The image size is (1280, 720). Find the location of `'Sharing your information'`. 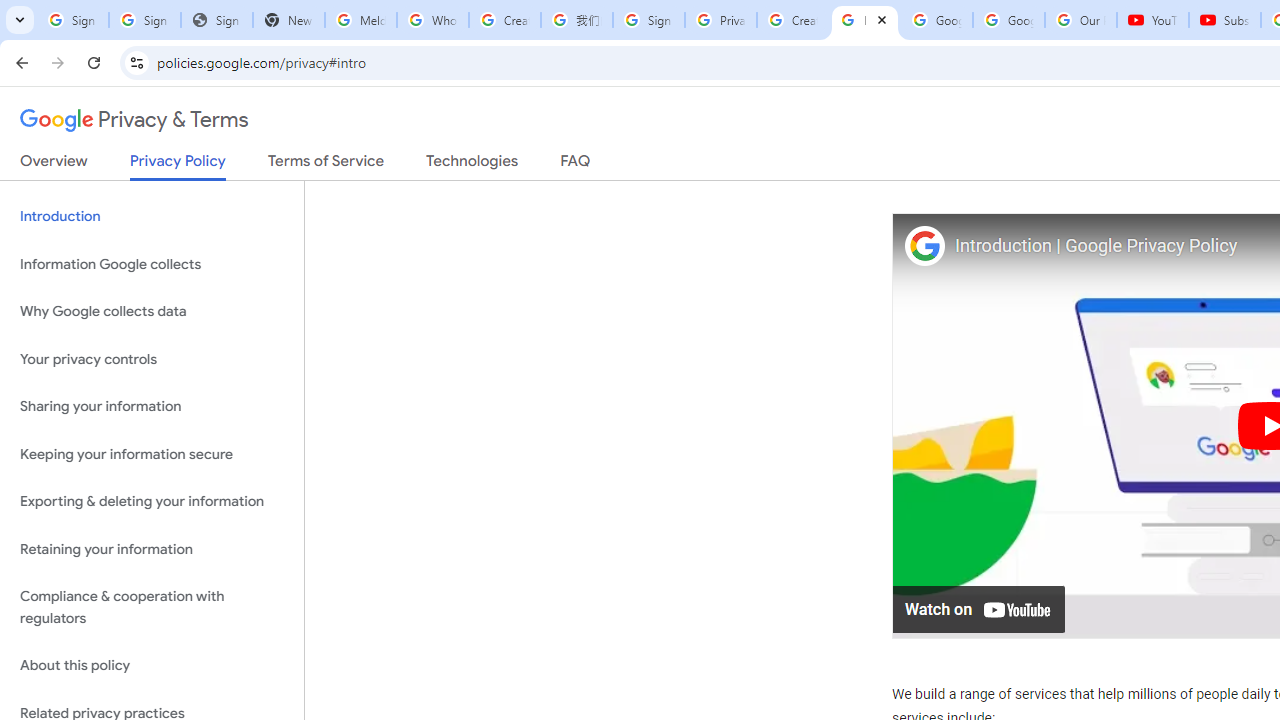

'Sharing your information' is located at coordinates (151, 406).